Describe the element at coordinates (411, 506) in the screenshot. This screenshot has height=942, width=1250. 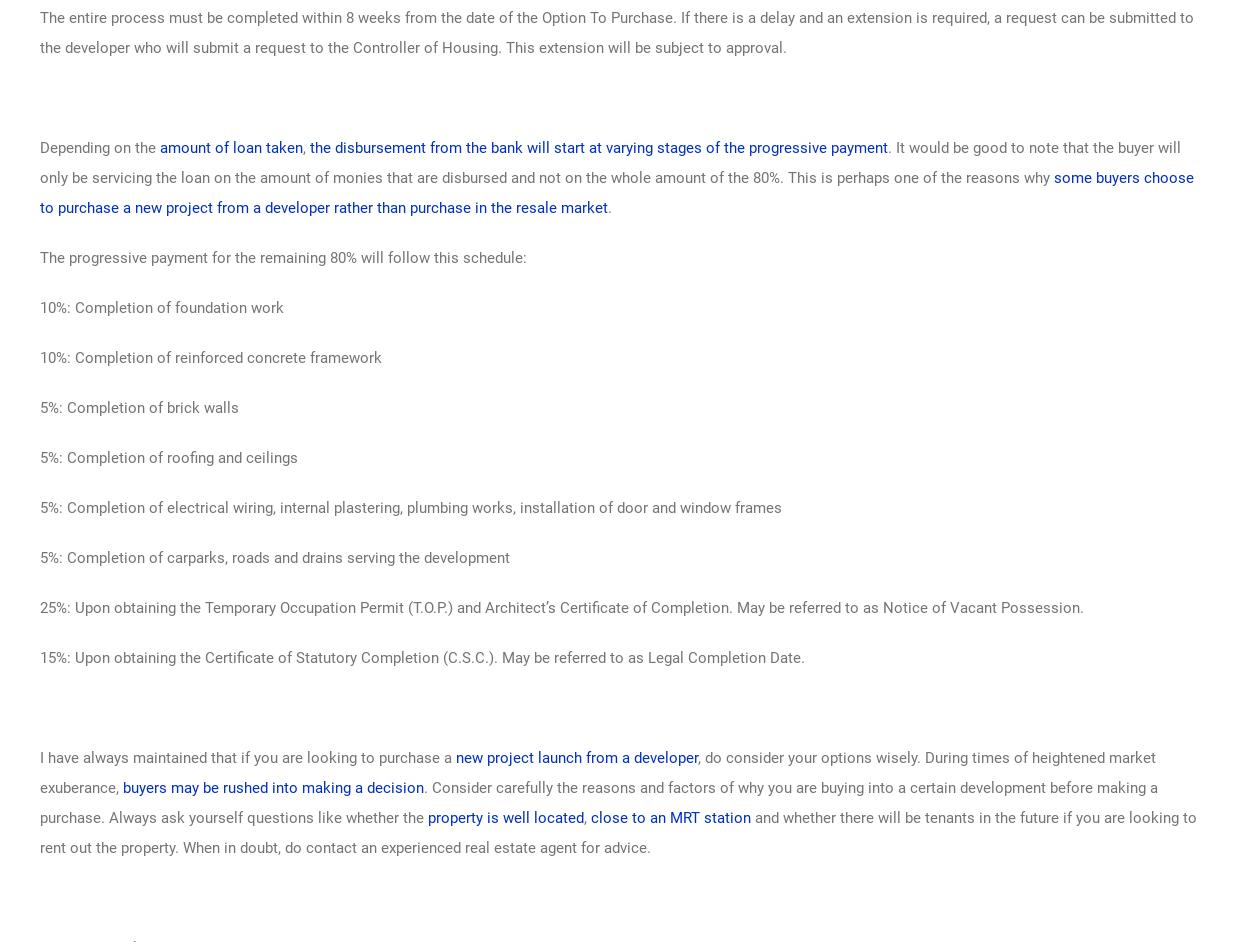
I see `'5%: Completion of electrical wiring, internal plastering, plumbing works, installation of door and window frames'` at that location.